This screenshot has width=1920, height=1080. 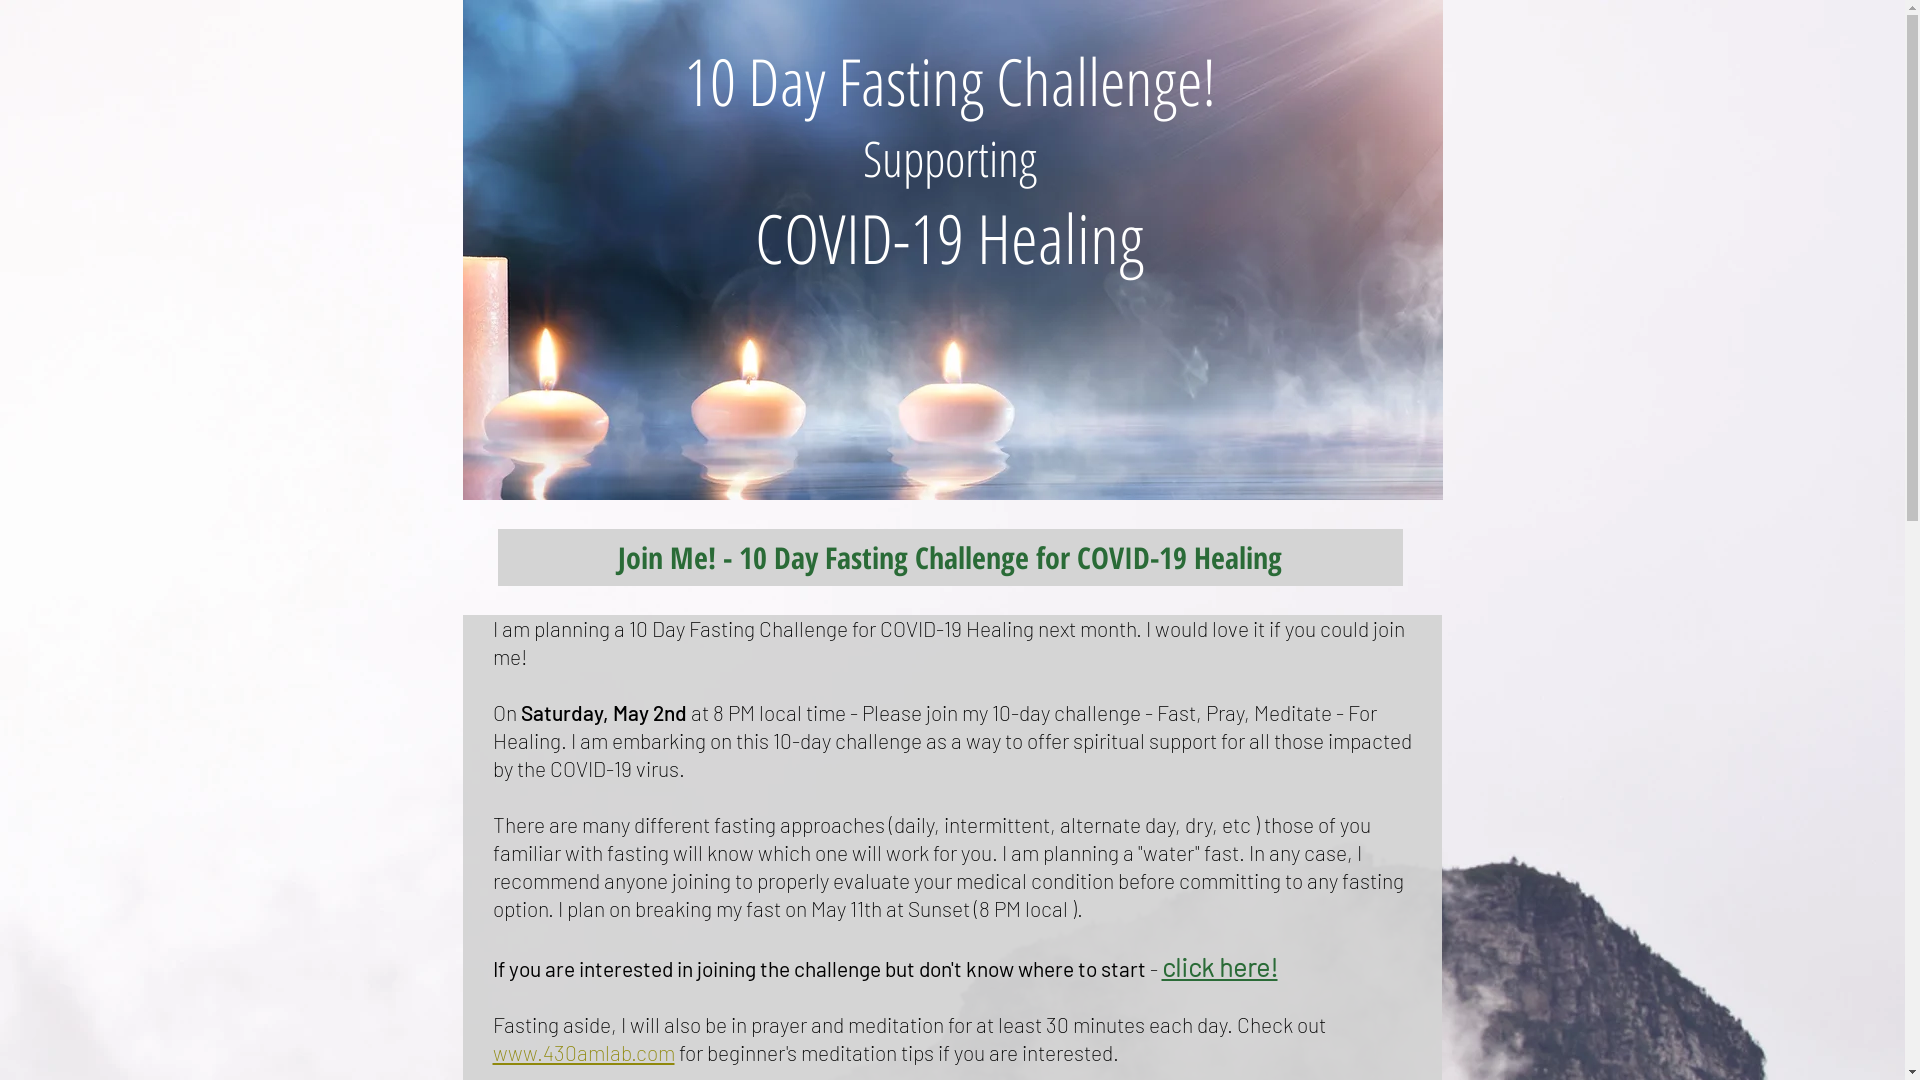 What do you see at coordinates (1161, 967) in the screenshot?
I see `'click here!'` at bounding box center [1161, 967].